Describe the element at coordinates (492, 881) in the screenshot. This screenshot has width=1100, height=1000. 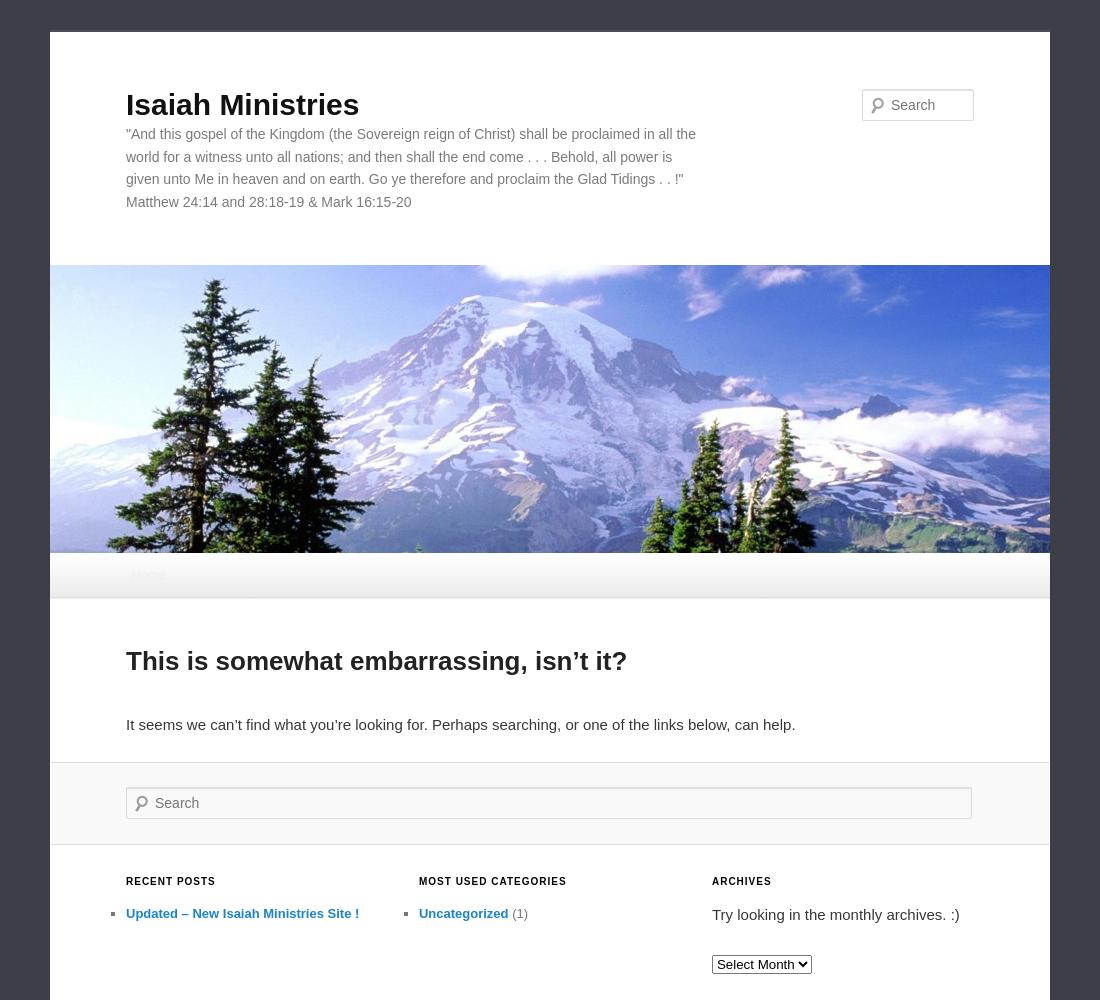
I see `'Most Used Categories'` at that location.